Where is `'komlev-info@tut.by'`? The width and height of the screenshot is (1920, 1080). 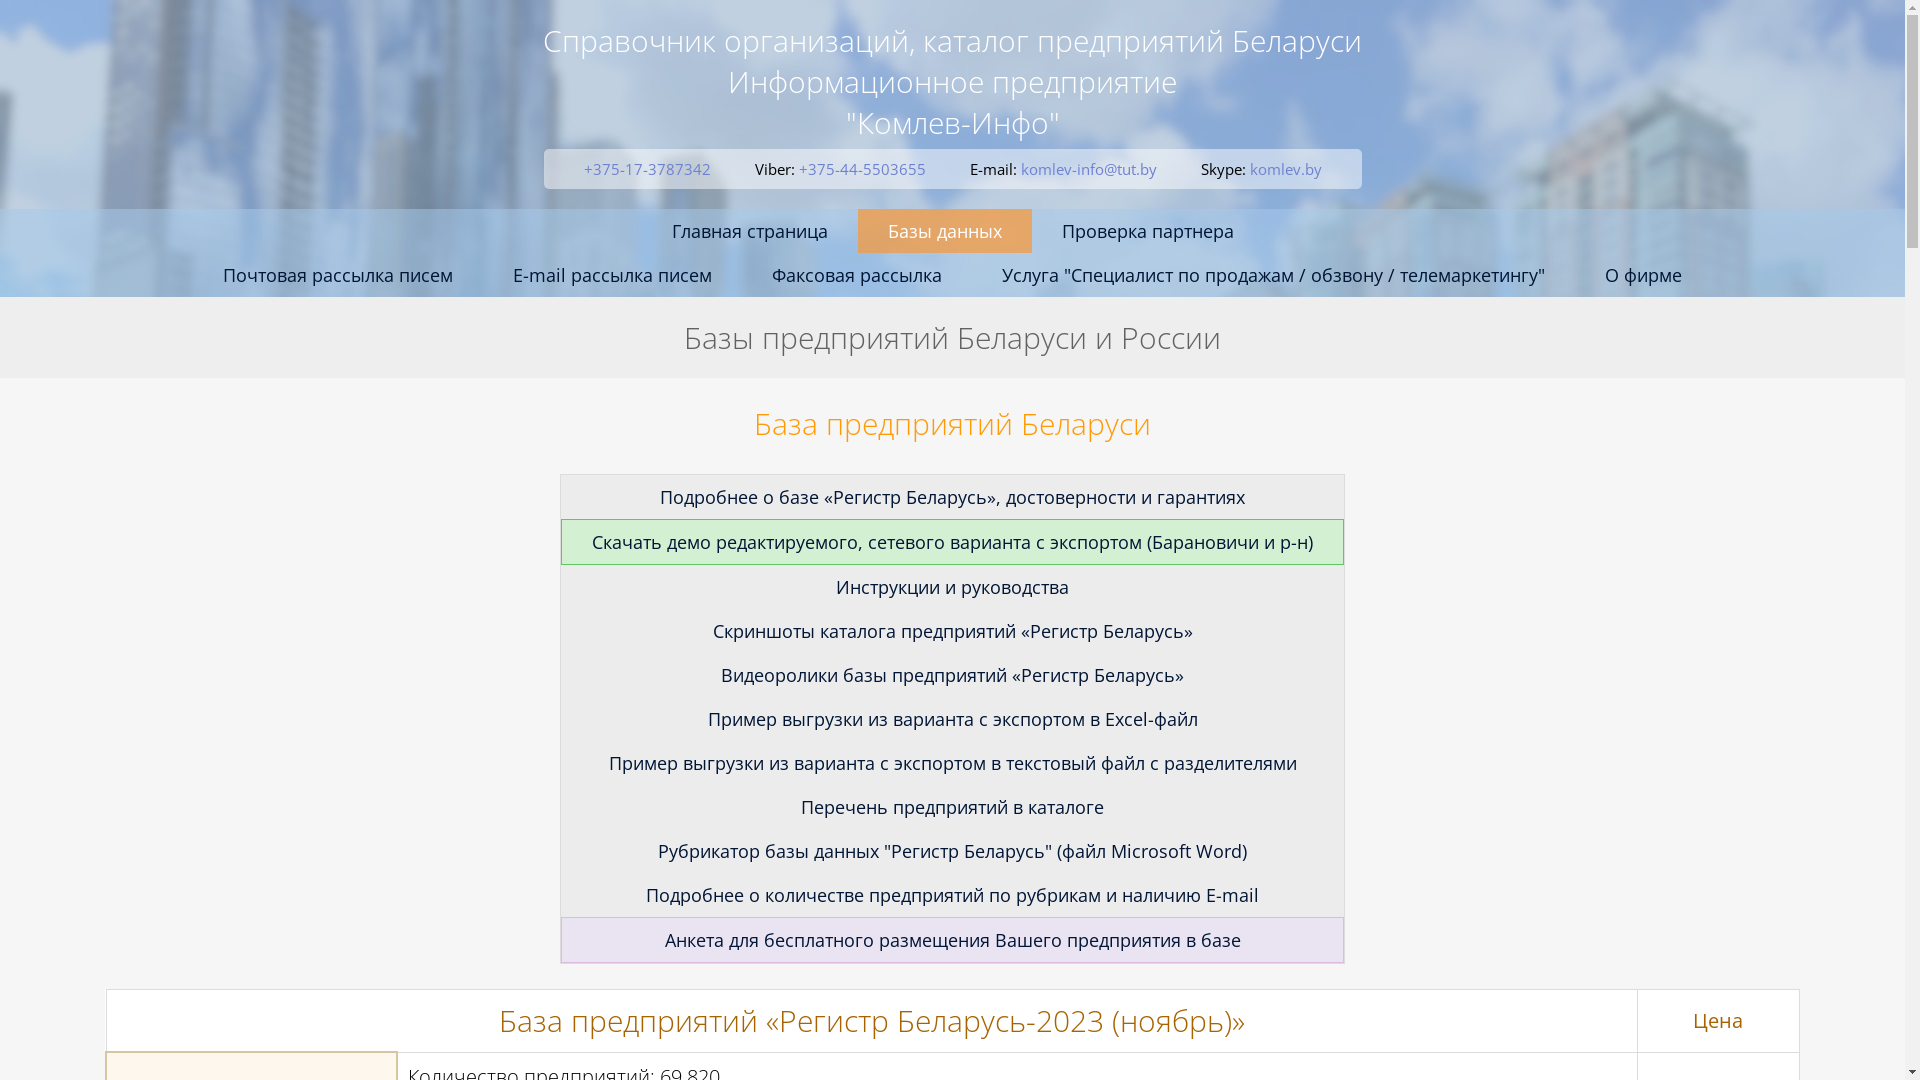 'komlev-info@tut.by' is located at coordinates (1087, 168).